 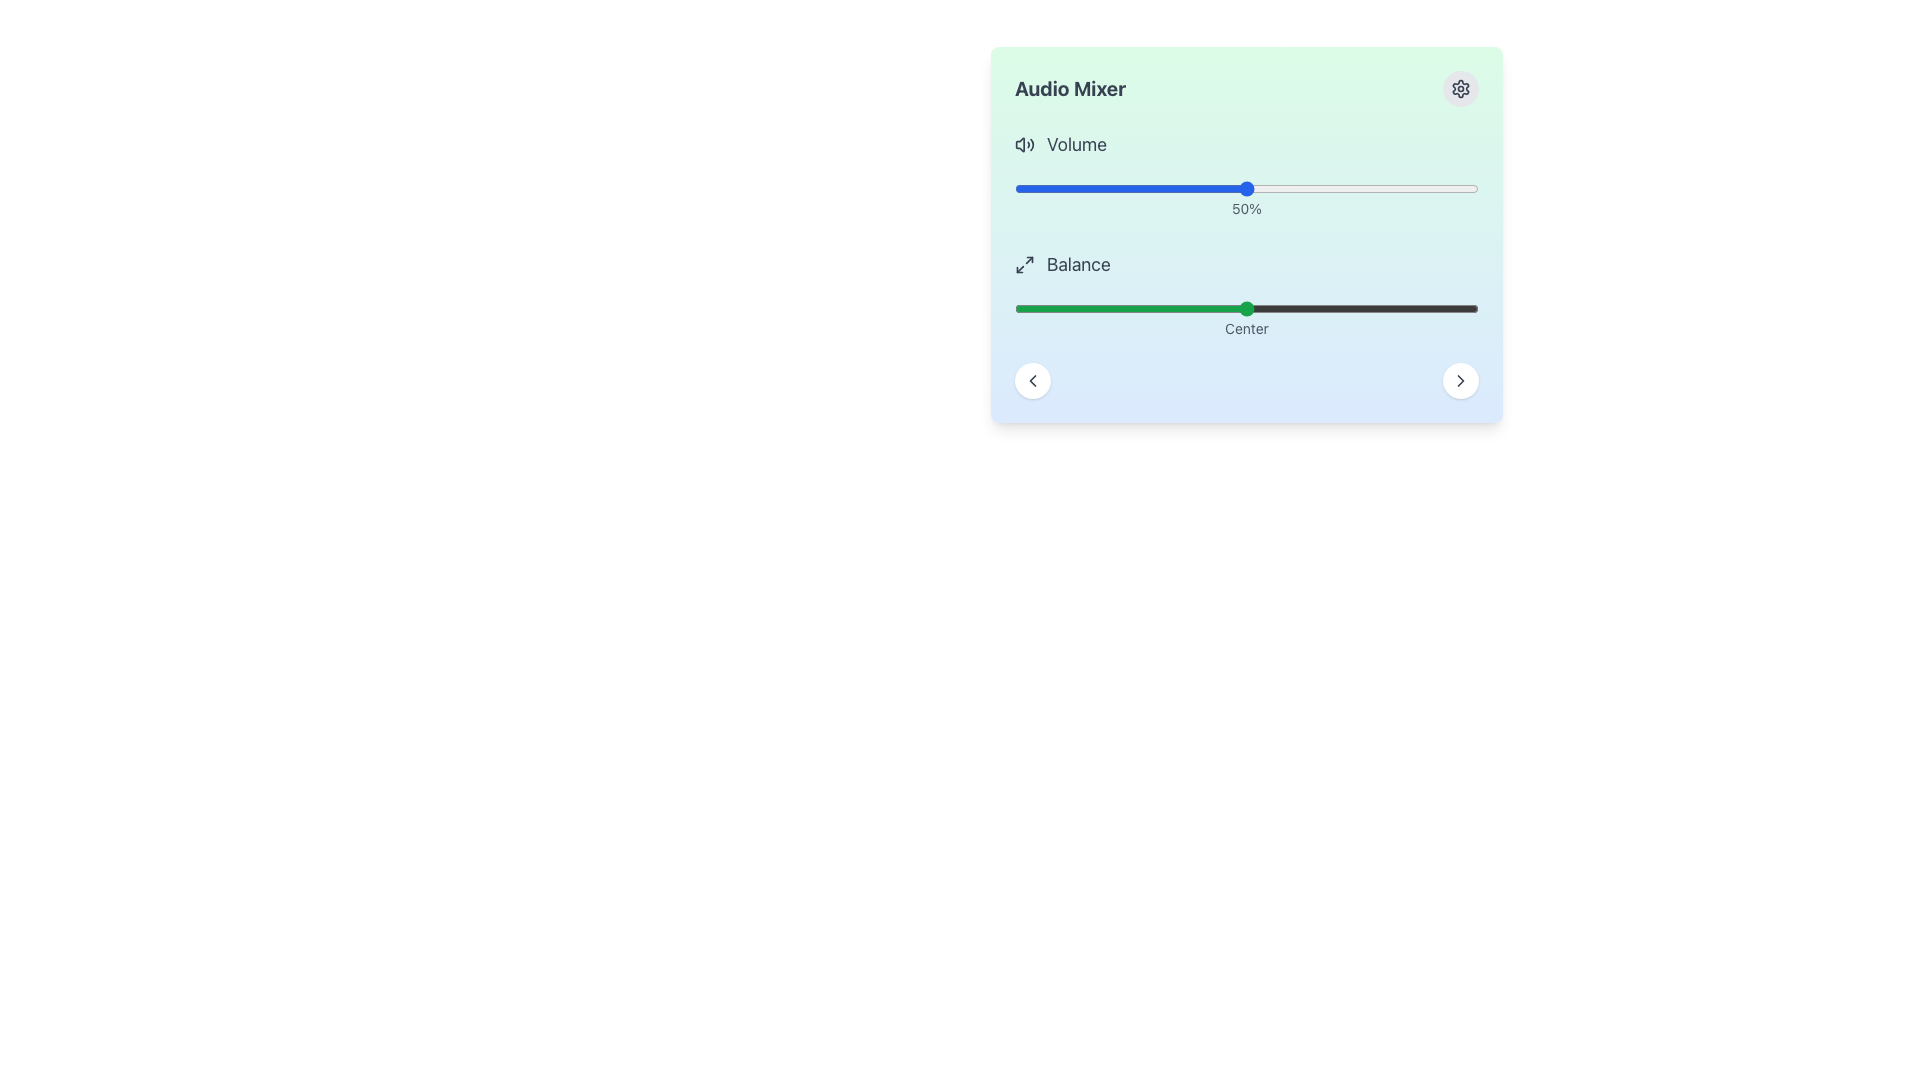 I want to click on the volume, so click(x=1222, y=189).